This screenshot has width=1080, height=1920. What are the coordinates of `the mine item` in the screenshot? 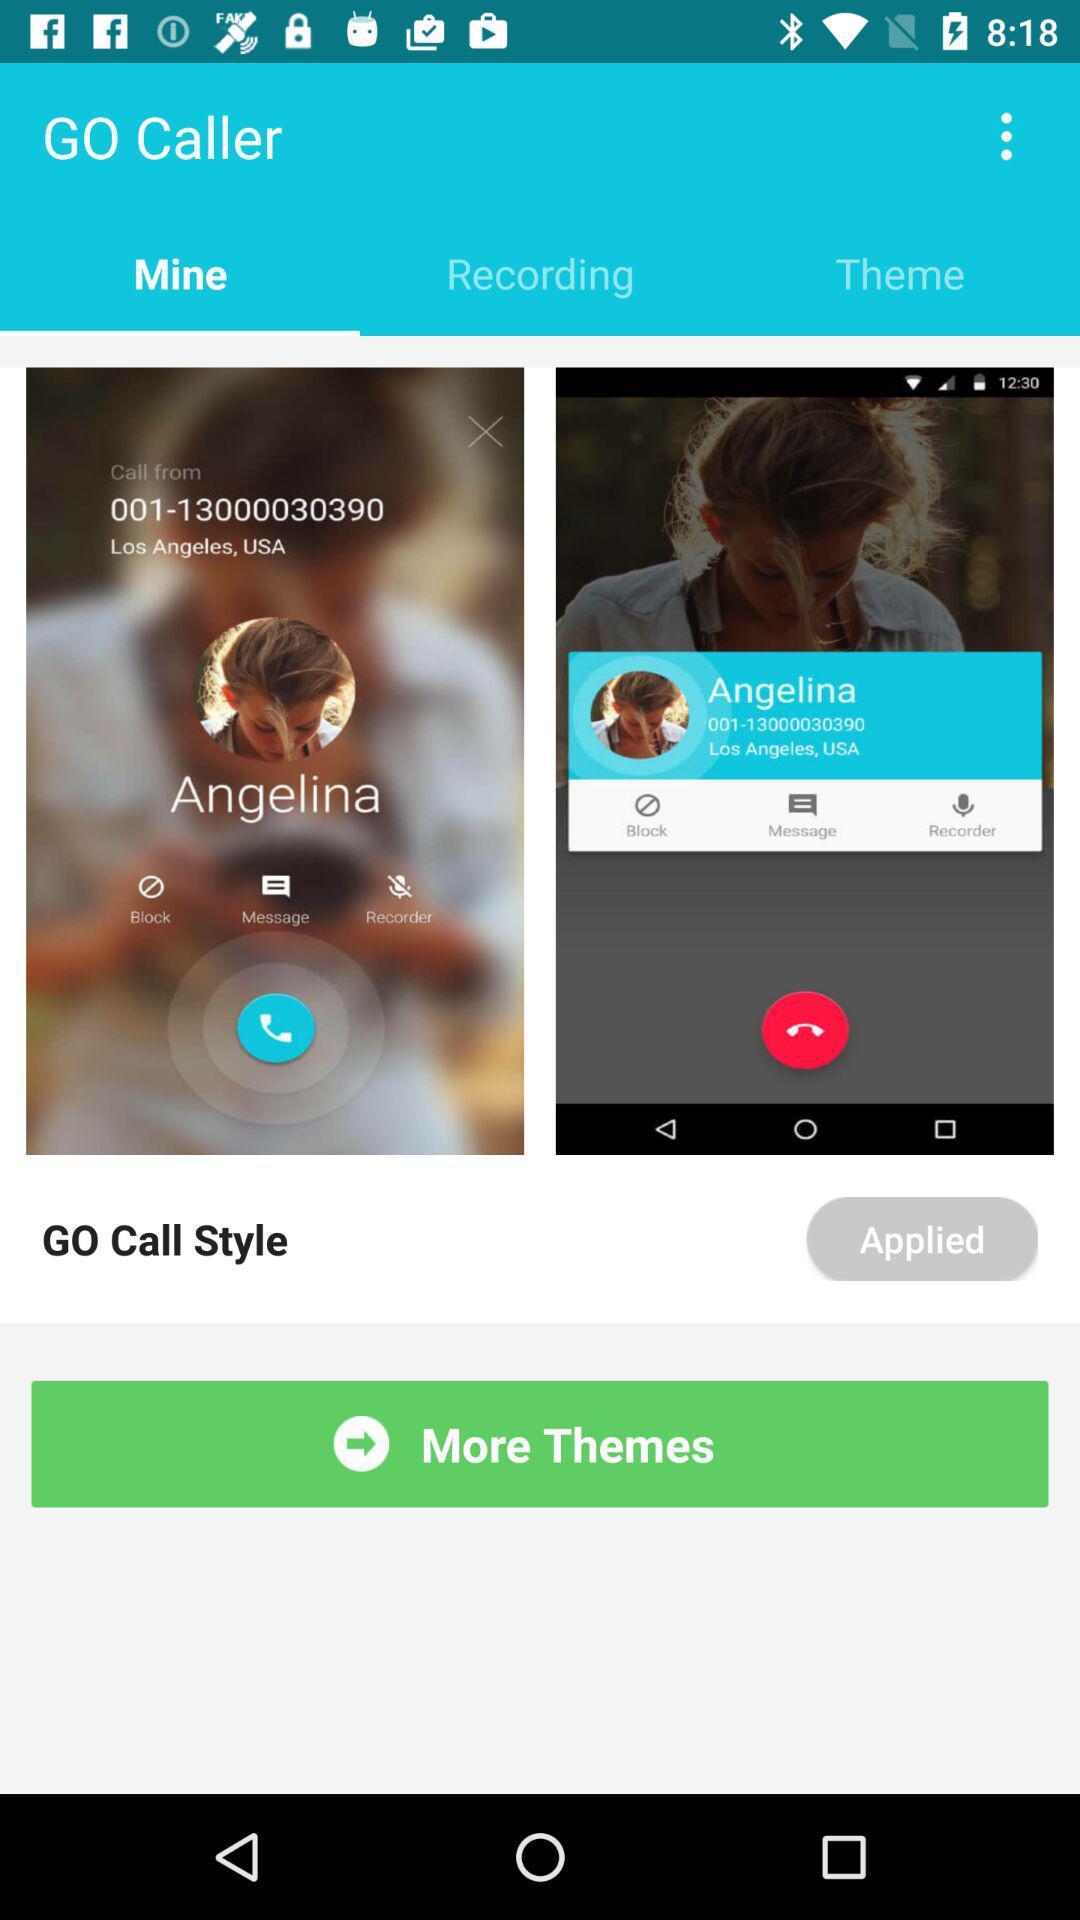 It's located at (180, 272).